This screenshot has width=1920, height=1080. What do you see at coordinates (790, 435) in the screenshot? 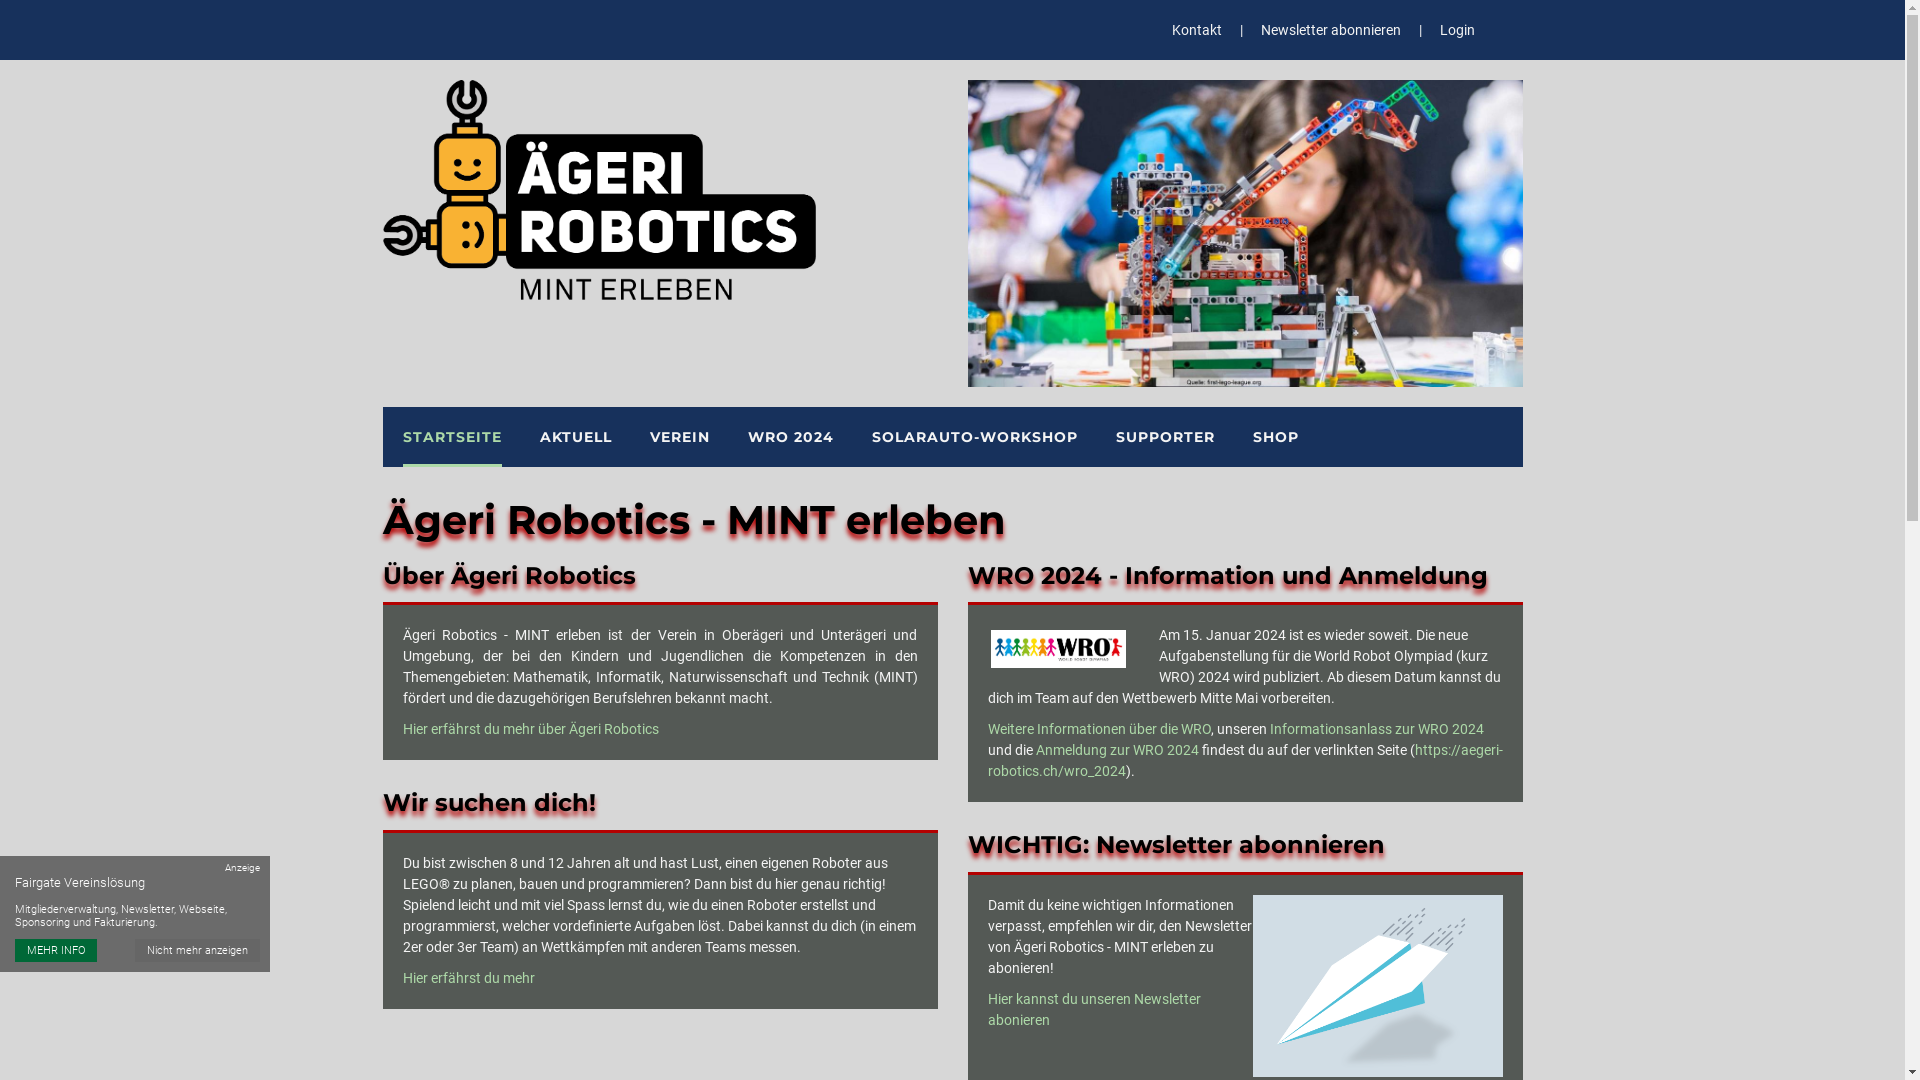
I see `'WRO 2024'` at bounding box center [790, 435].